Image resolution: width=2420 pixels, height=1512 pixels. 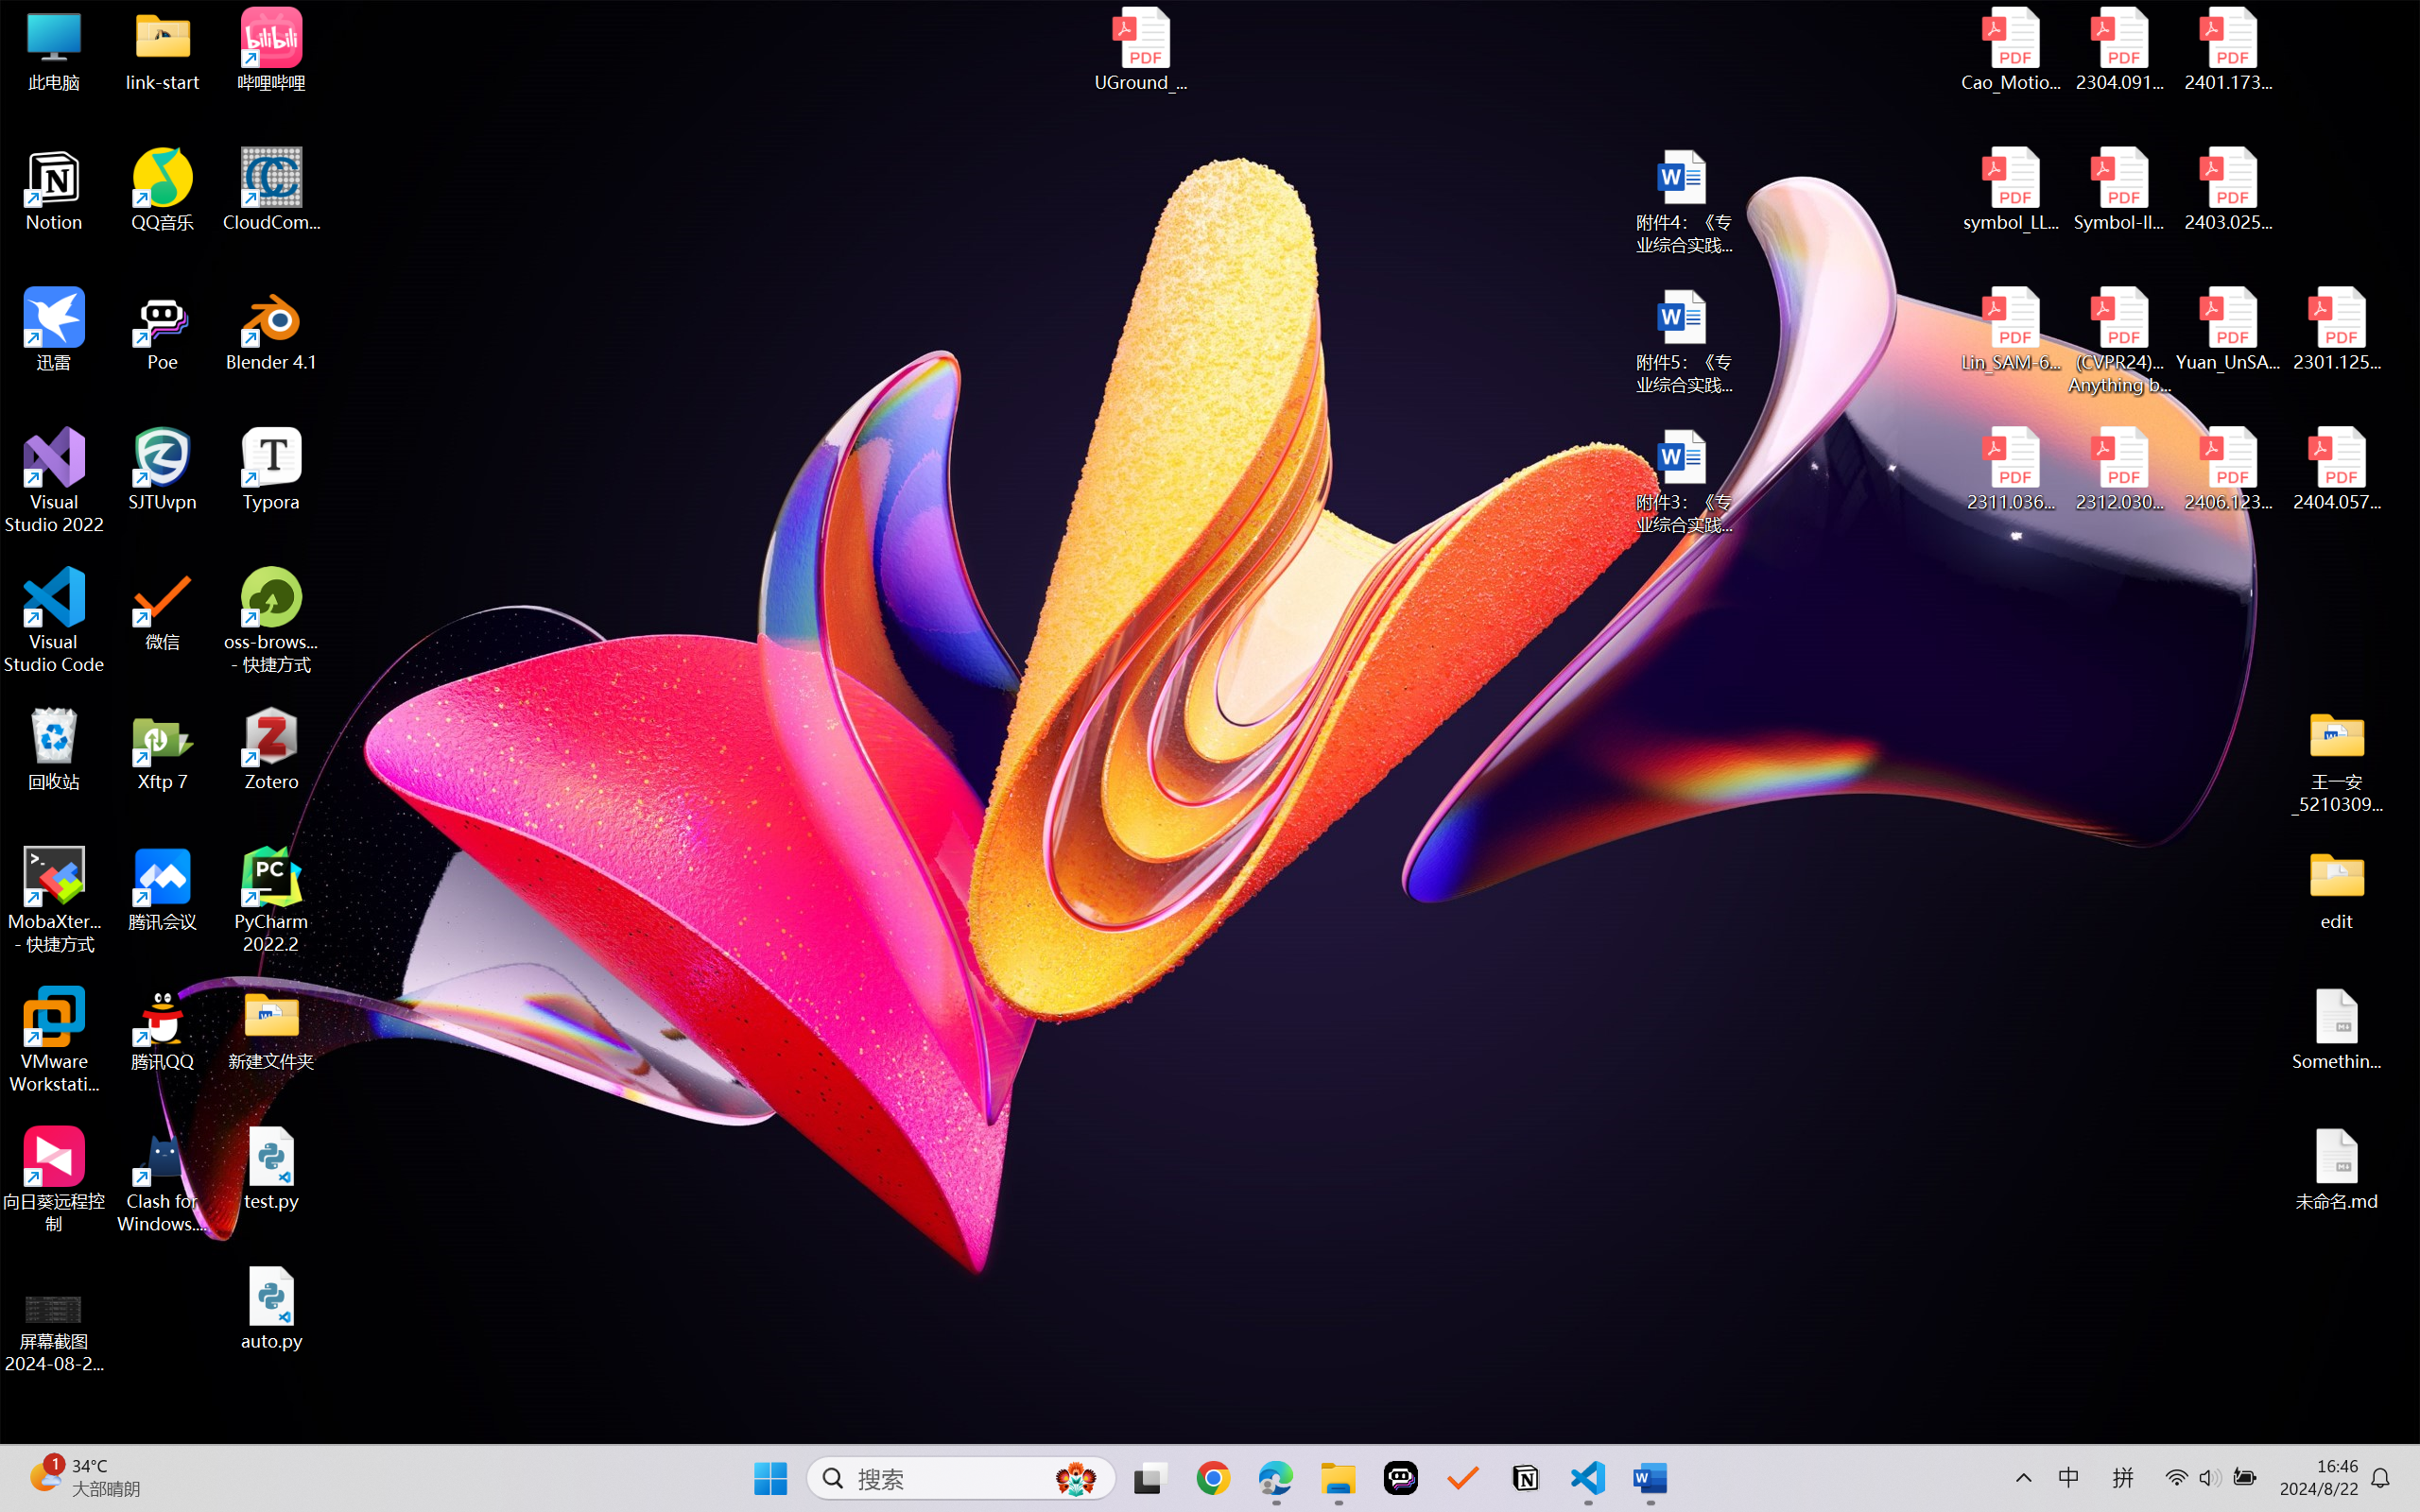 What do you see at coordinates (2118, 49) in the screenshot?
I see `'2304.09121v3.pdf'` at bounding box center [2118, 49].